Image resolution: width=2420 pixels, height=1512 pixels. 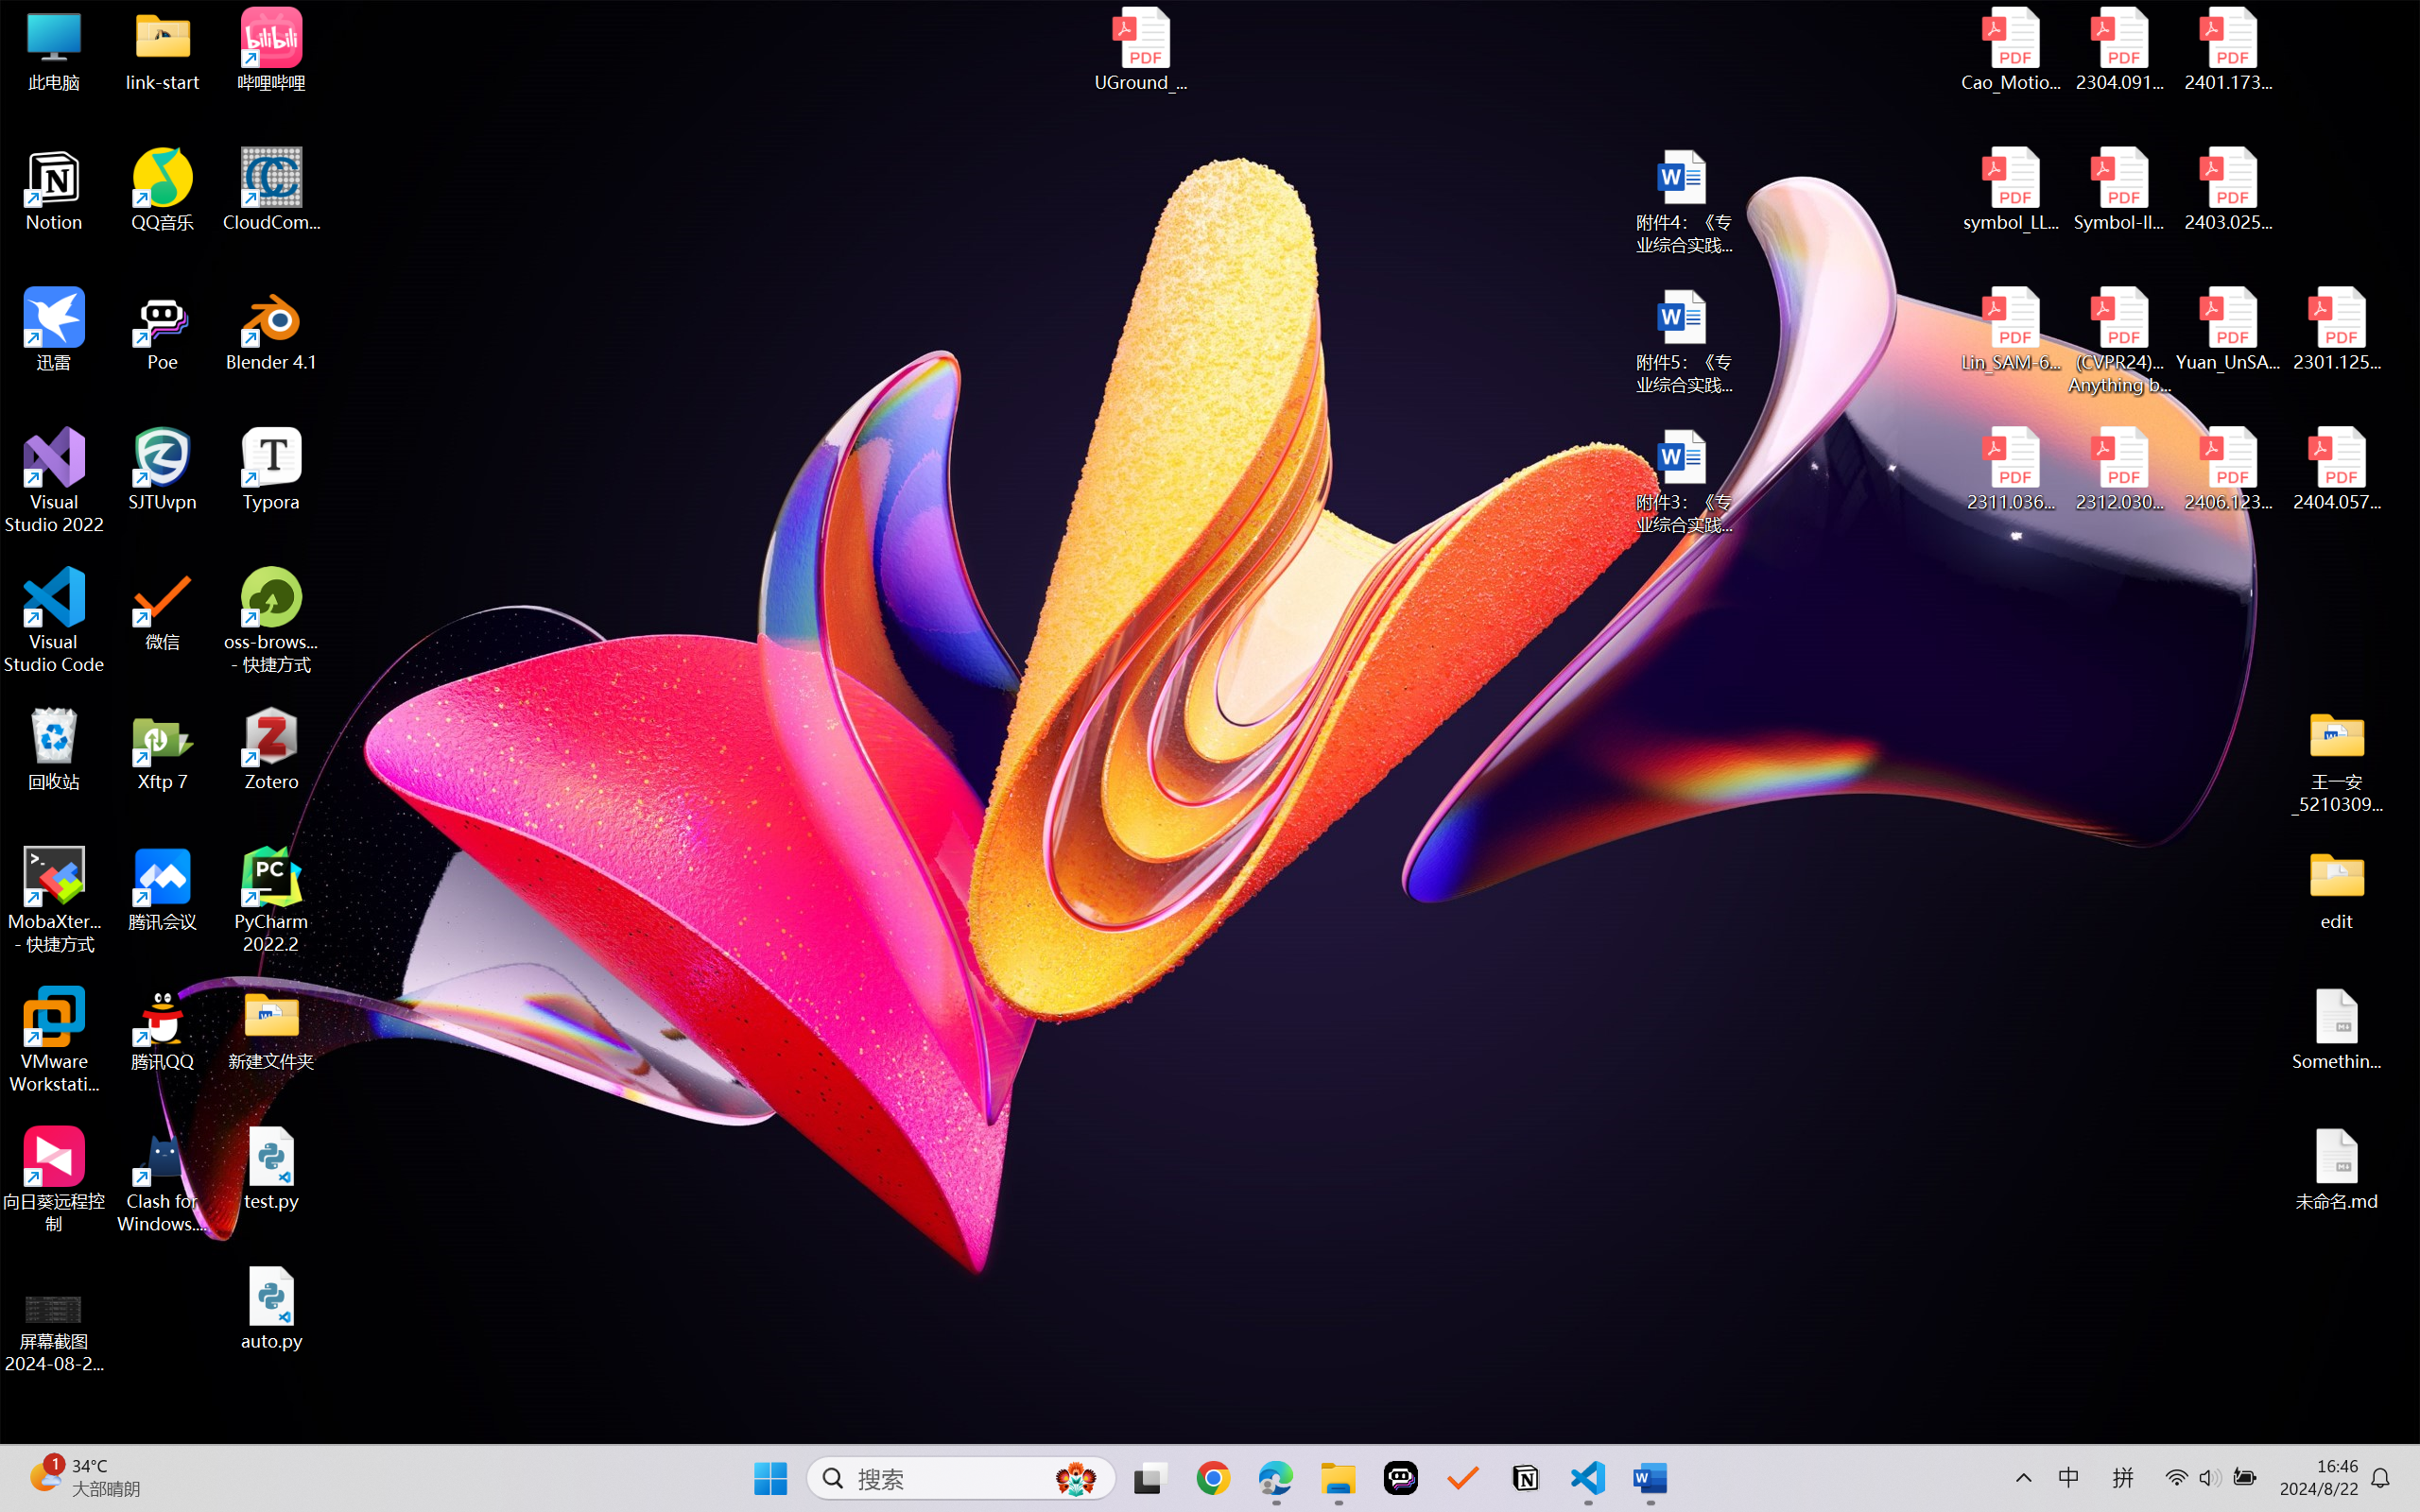 What do you see at coordinates (2118, 49) in the screenshot?
I see `'2304.09121v3.pdf'` at bounding box center [2118, 49].